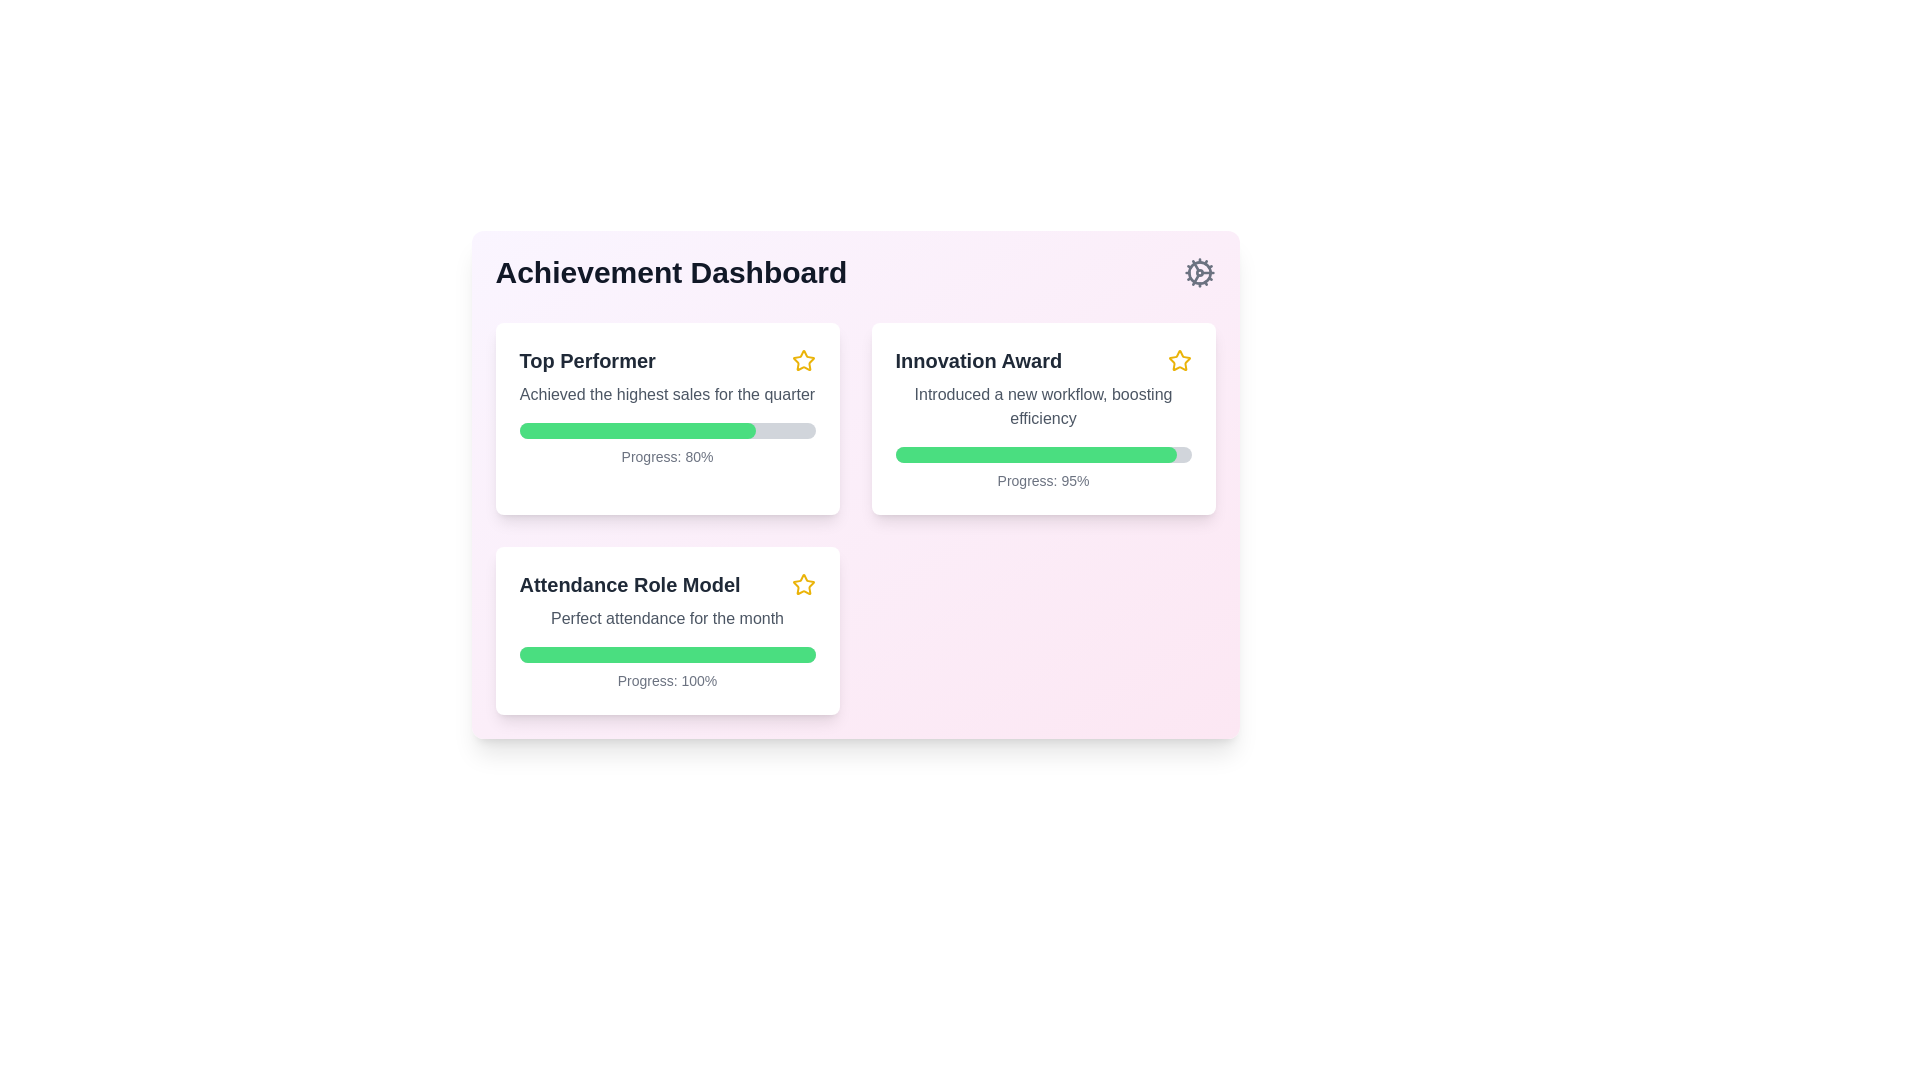  Describe the element at coordinates (667, 585) in the screenshot. I see `the 'Attendance Role Model' heading and yellow star icon` at that location.